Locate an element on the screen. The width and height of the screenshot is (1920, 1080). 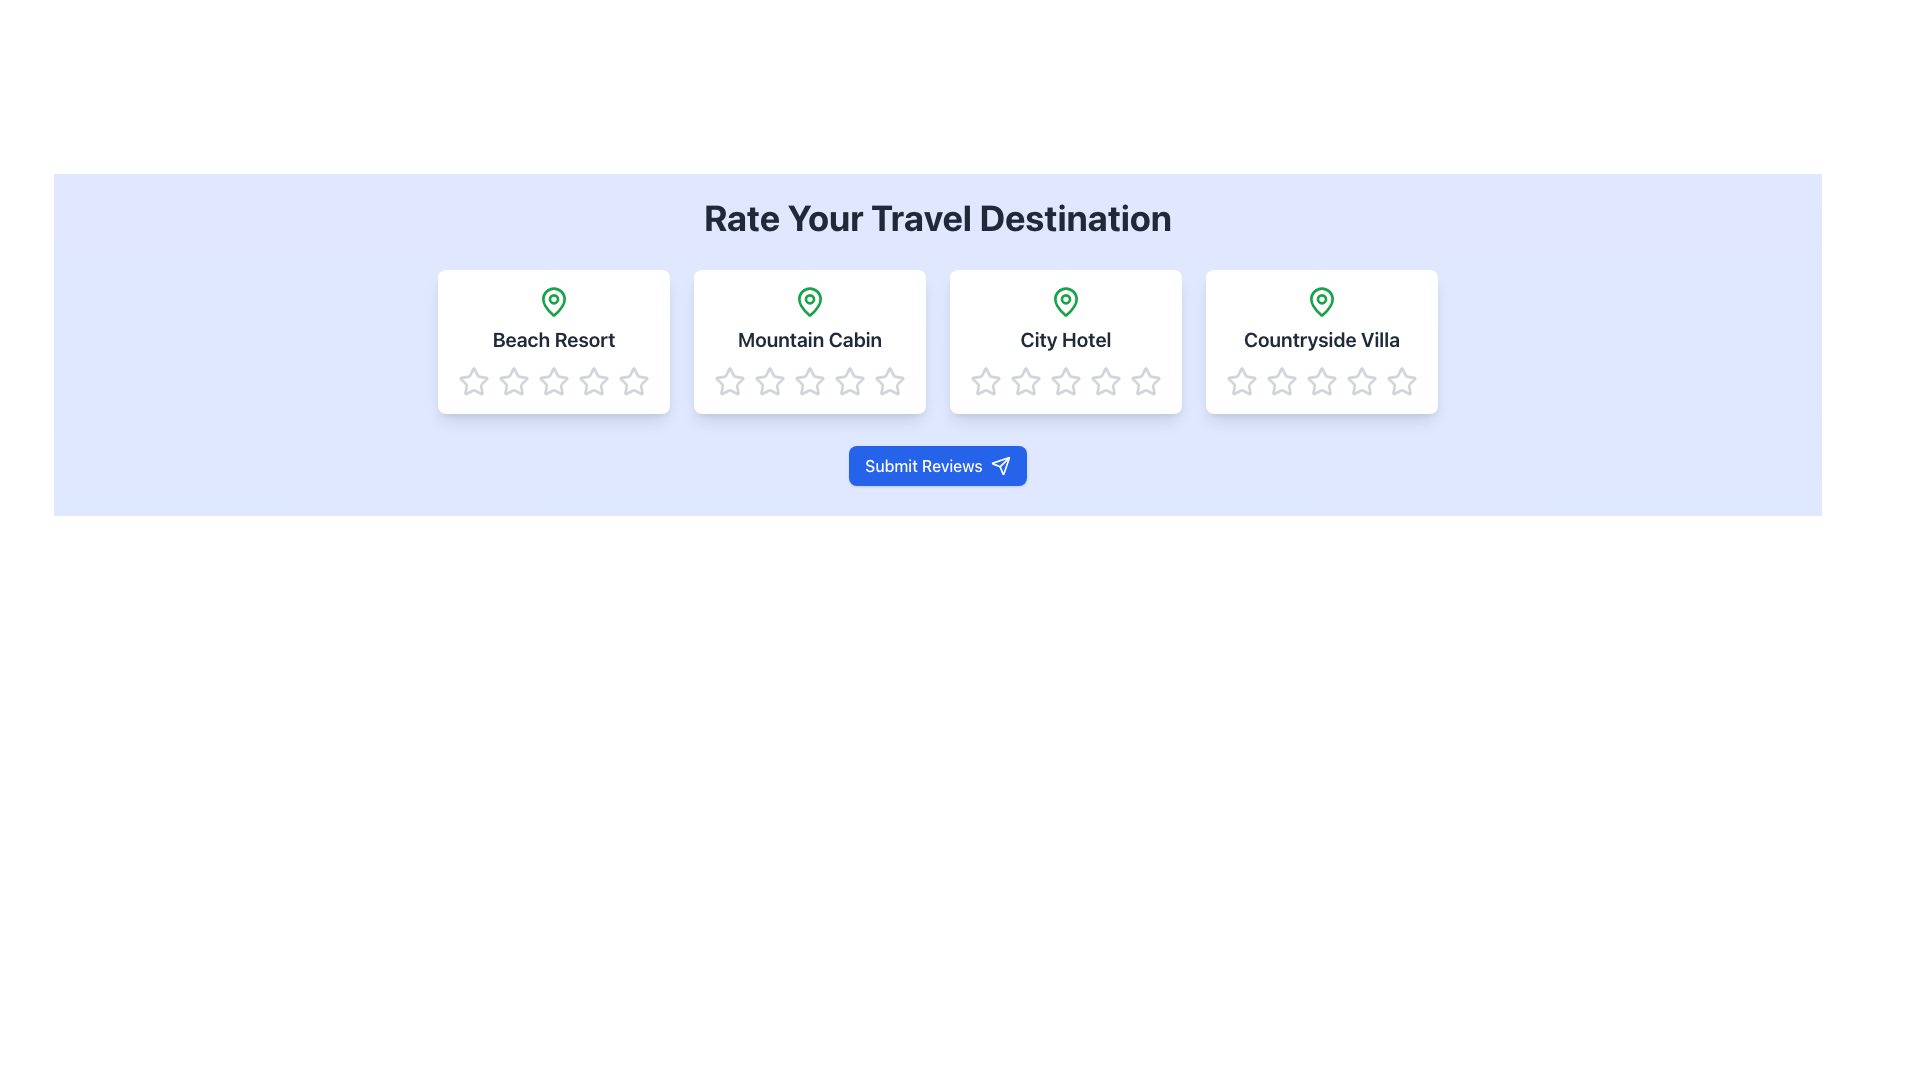
the fourth star-shaped rating icon from the left, which is styled in light gray and located beneath the Countryside Villa rating card is located at coordinates (1321, 381).